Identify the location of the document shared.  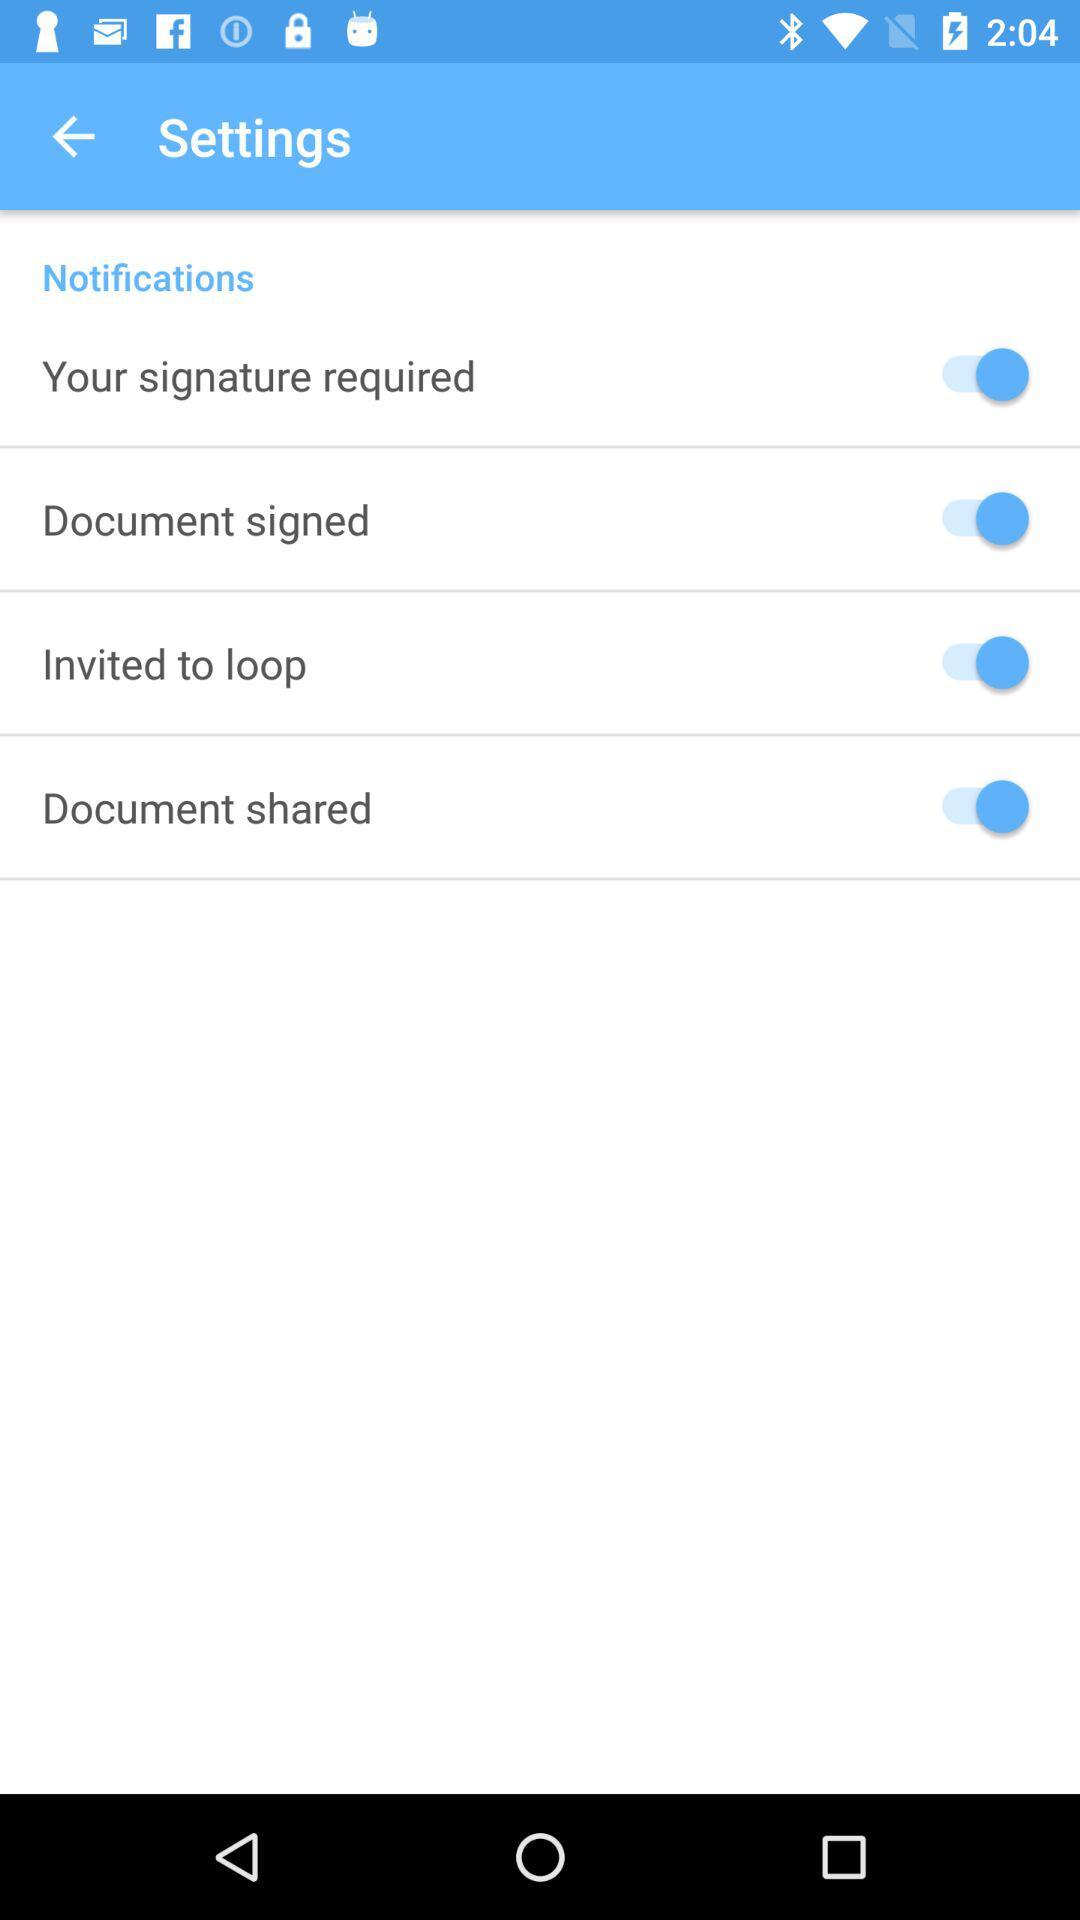
(207, 806).